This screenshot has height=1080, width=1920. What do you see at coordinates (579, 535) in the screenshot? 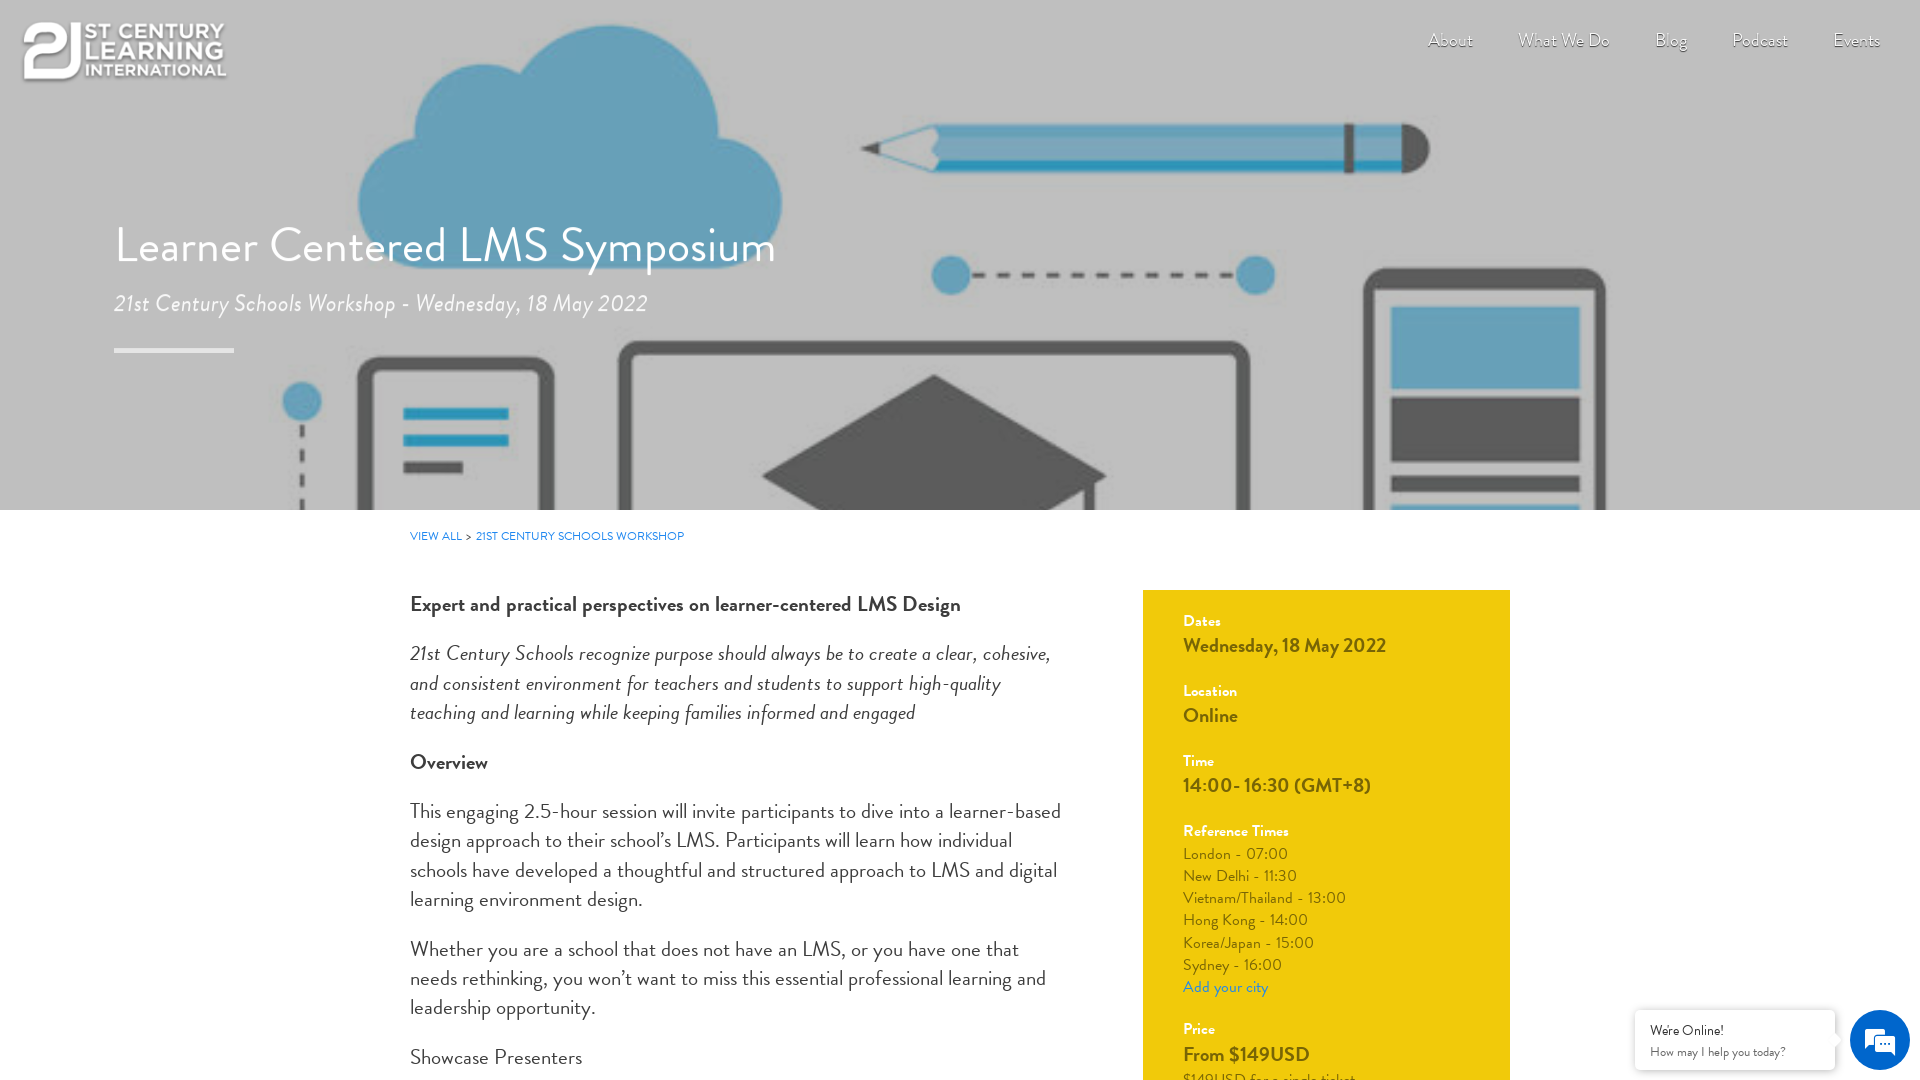
I see `'21ST CENTURY SCHOOLS WORKSHOP'` at bounding box center [579, 535].